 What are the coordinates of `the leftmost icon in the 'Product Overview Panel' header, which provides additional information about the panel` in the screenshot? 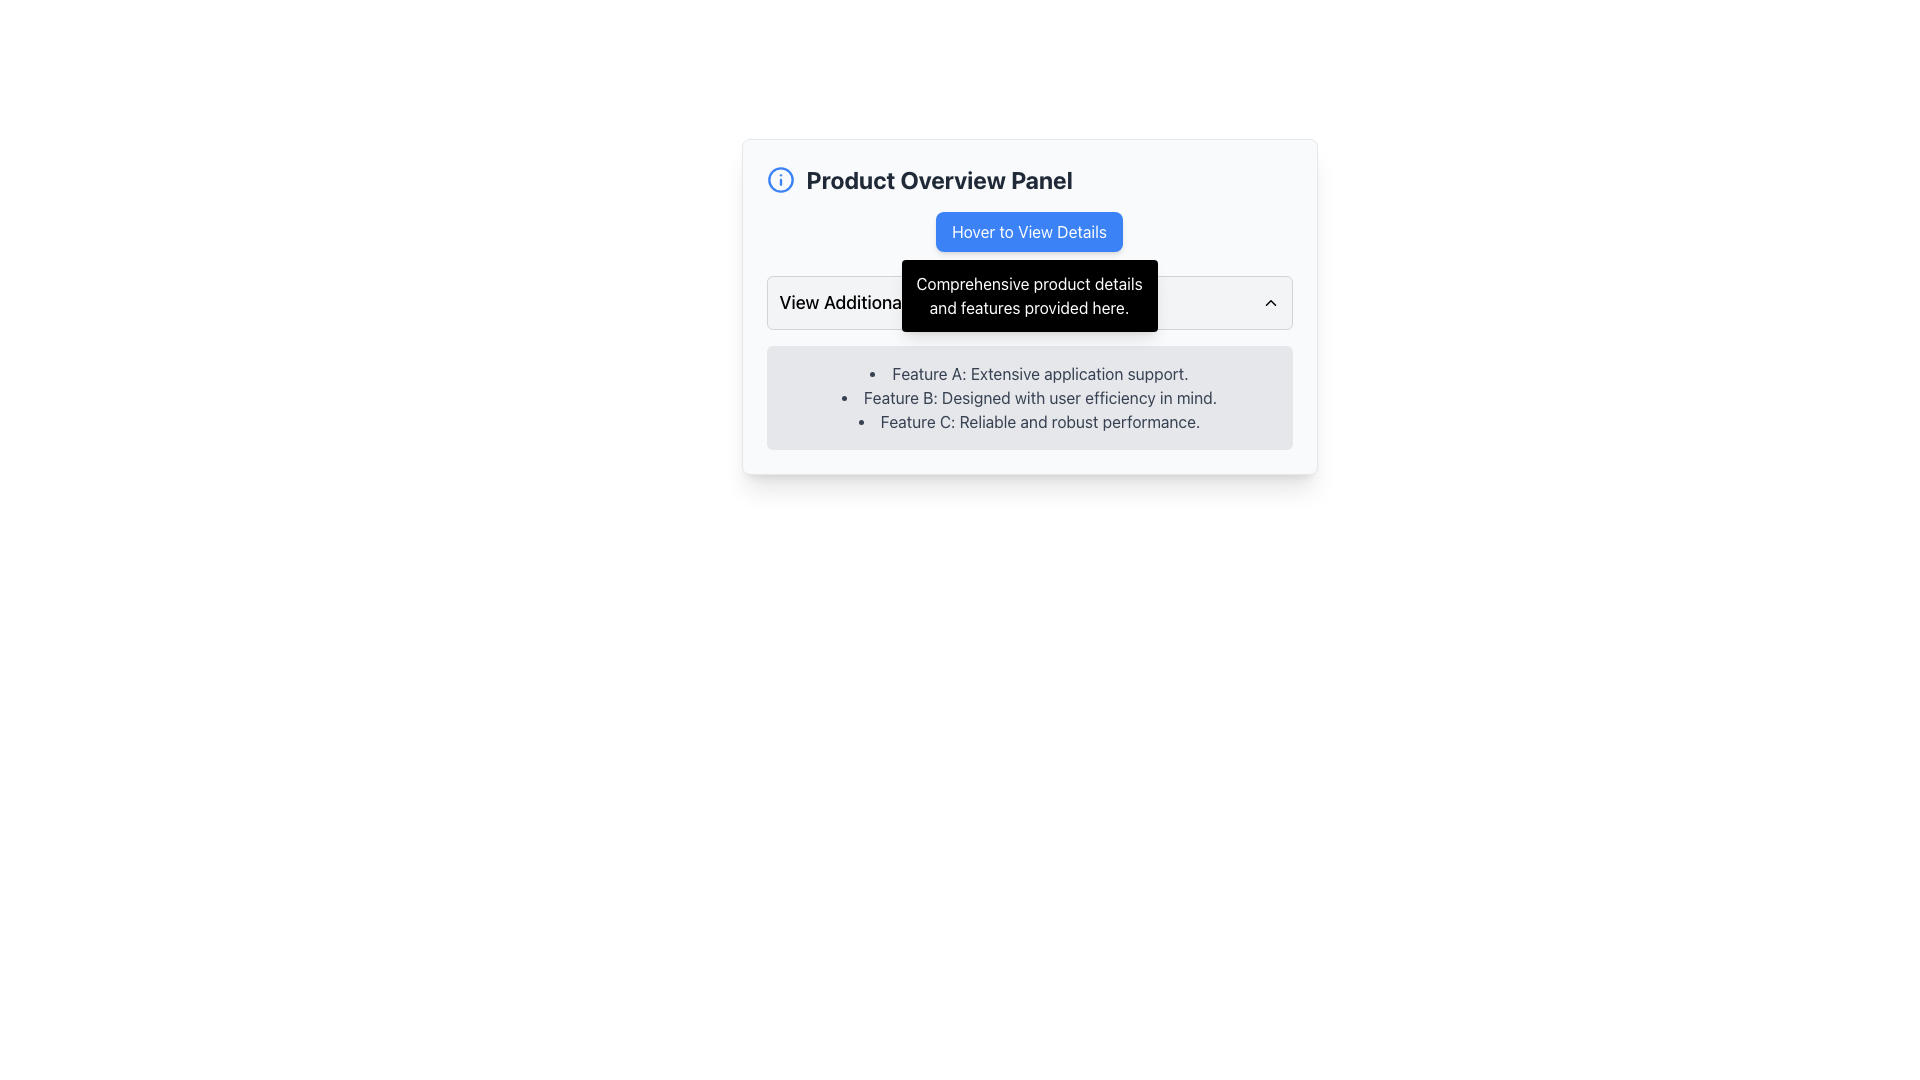 It's located at (779, 180).